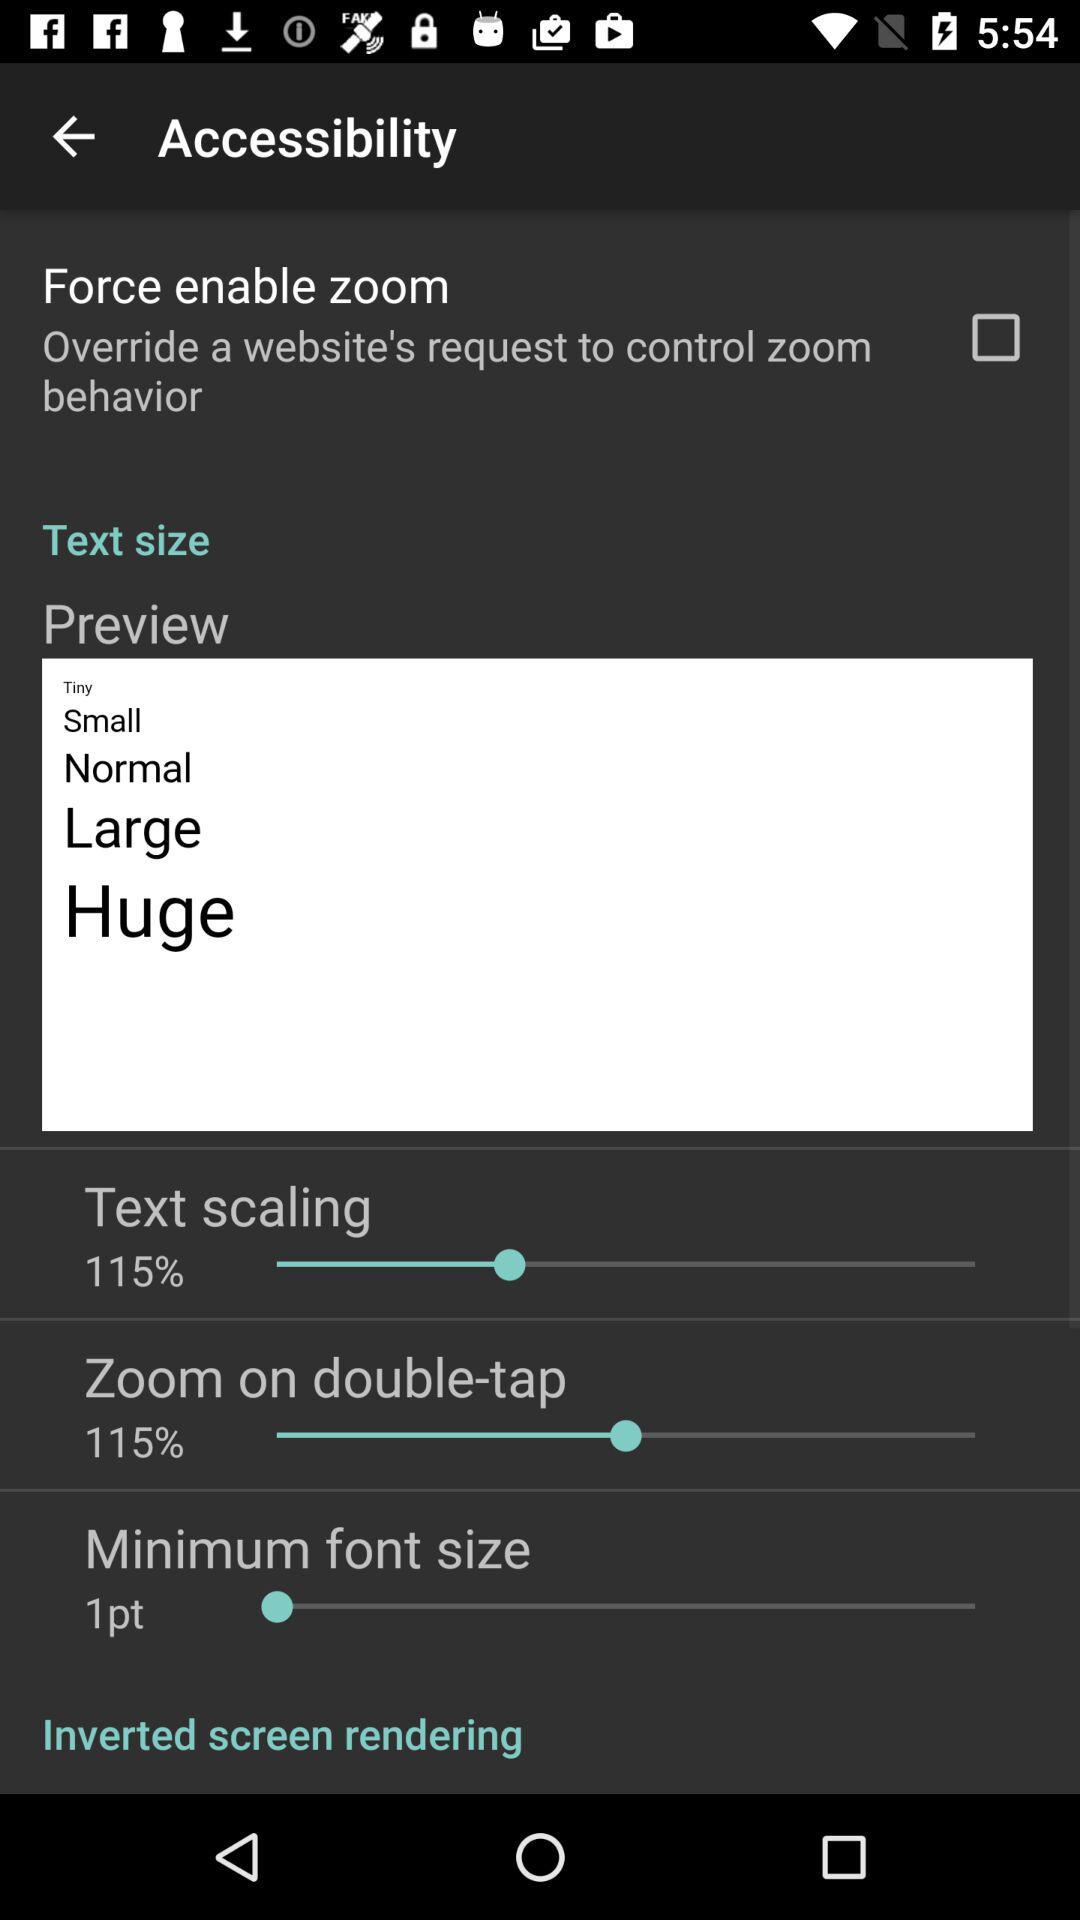 The width and height of the screenshot is (1080, 1920). I want to click on the button which is empty box at the top right side of the page, so click(995, 337).